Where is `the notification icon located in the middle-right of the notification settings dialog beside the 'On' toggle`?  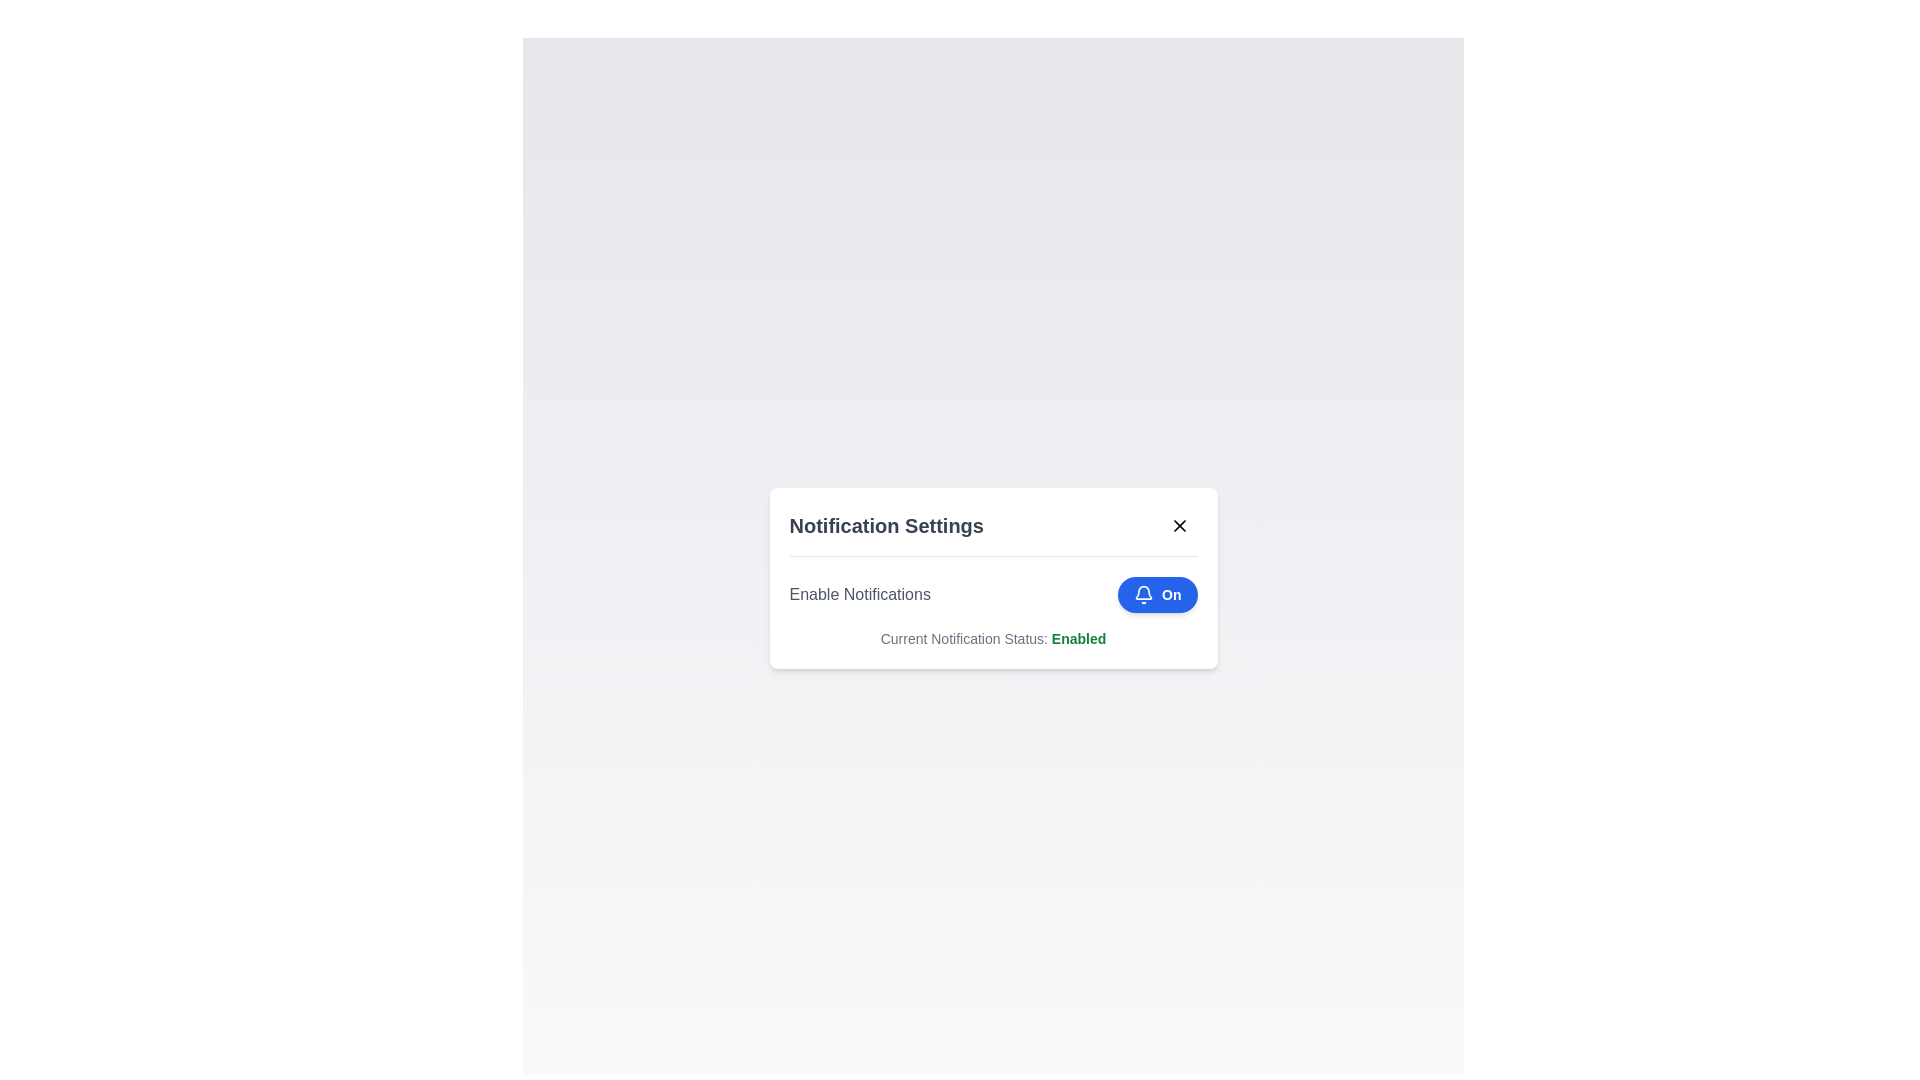 the notification icon located in the middle-right of the notification settings dialog beside the 'On' toggle is located at coordinates (1144, 591).